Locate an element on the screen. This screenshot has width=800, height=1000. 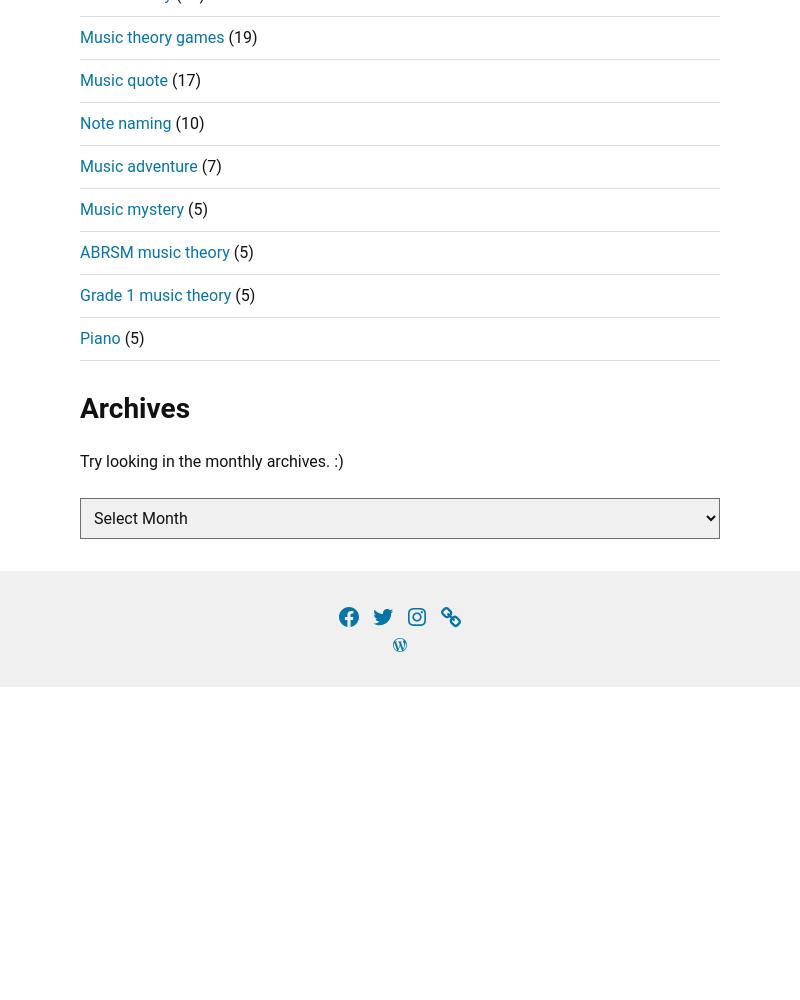
'Try looking in the monthly archives. :)' is located at coordinates (211, 460).